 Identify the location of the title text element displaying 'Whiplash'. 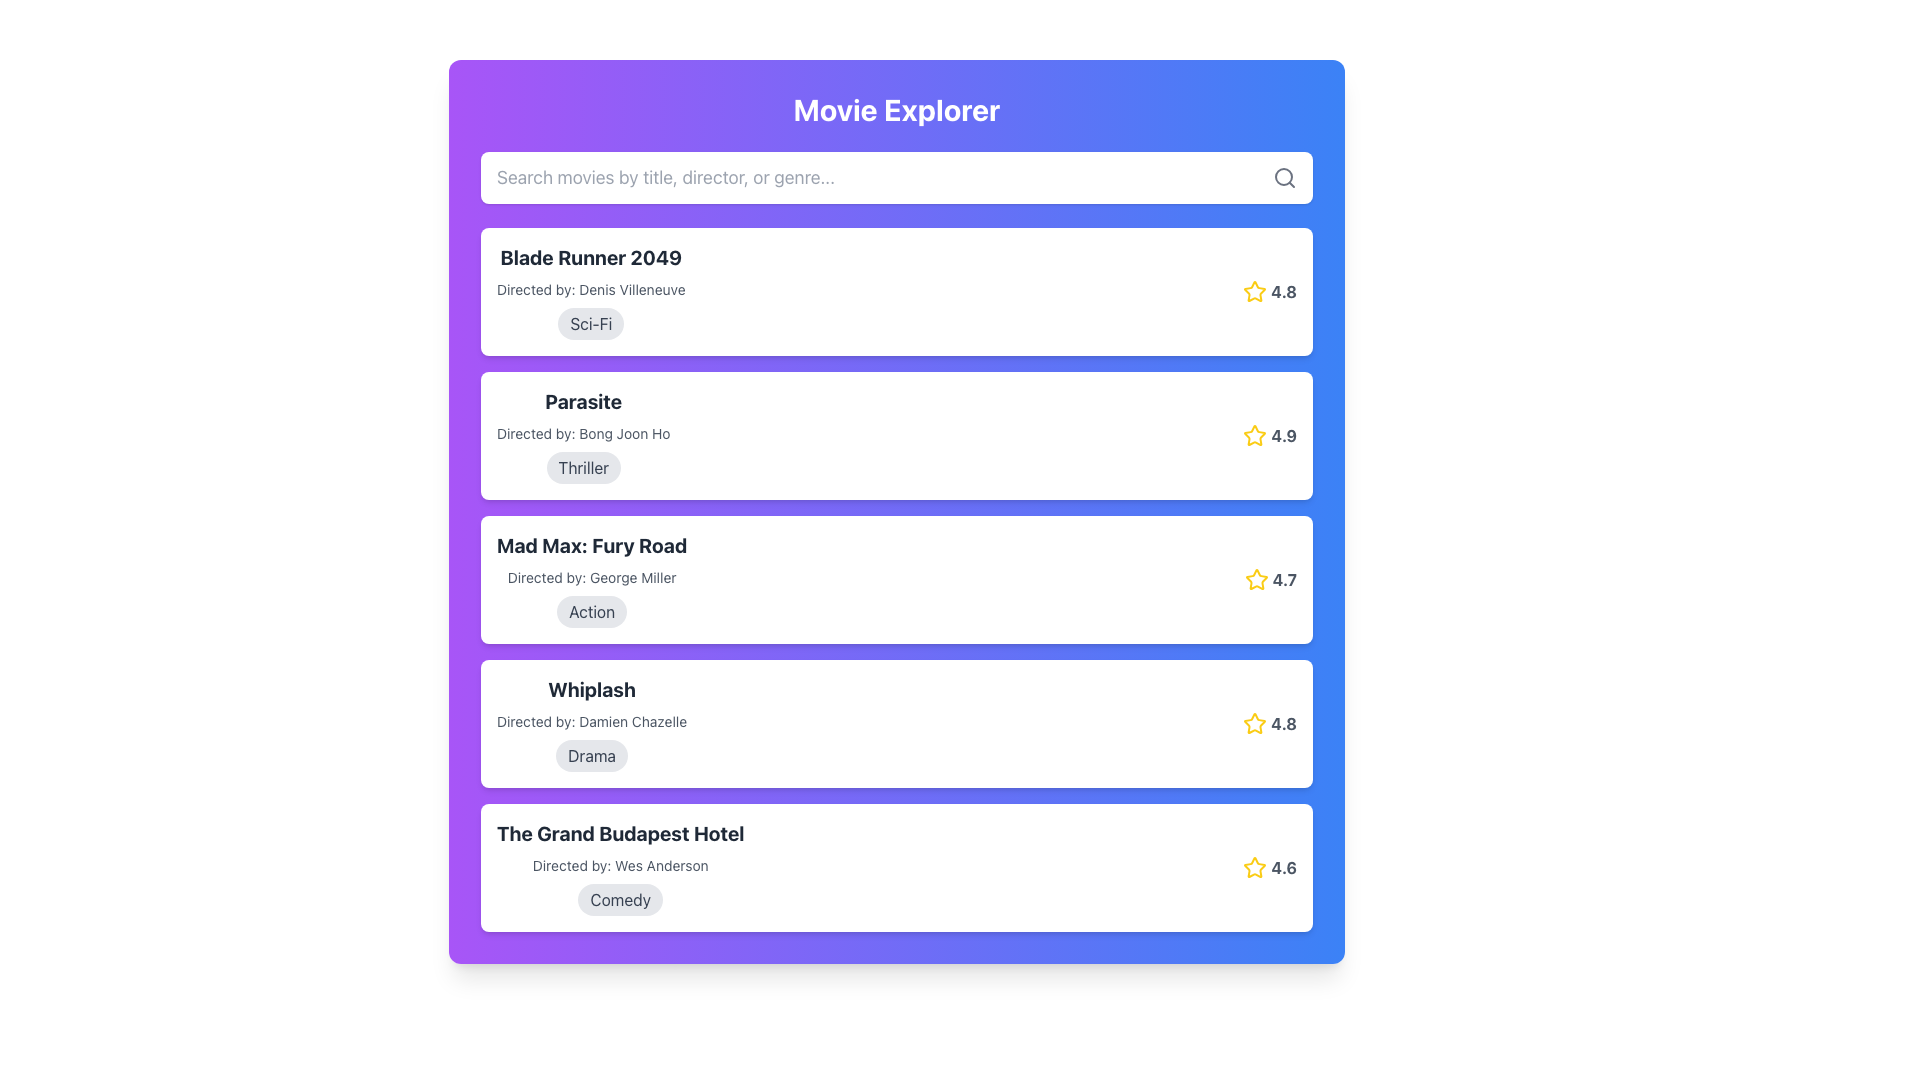
(591, 689).